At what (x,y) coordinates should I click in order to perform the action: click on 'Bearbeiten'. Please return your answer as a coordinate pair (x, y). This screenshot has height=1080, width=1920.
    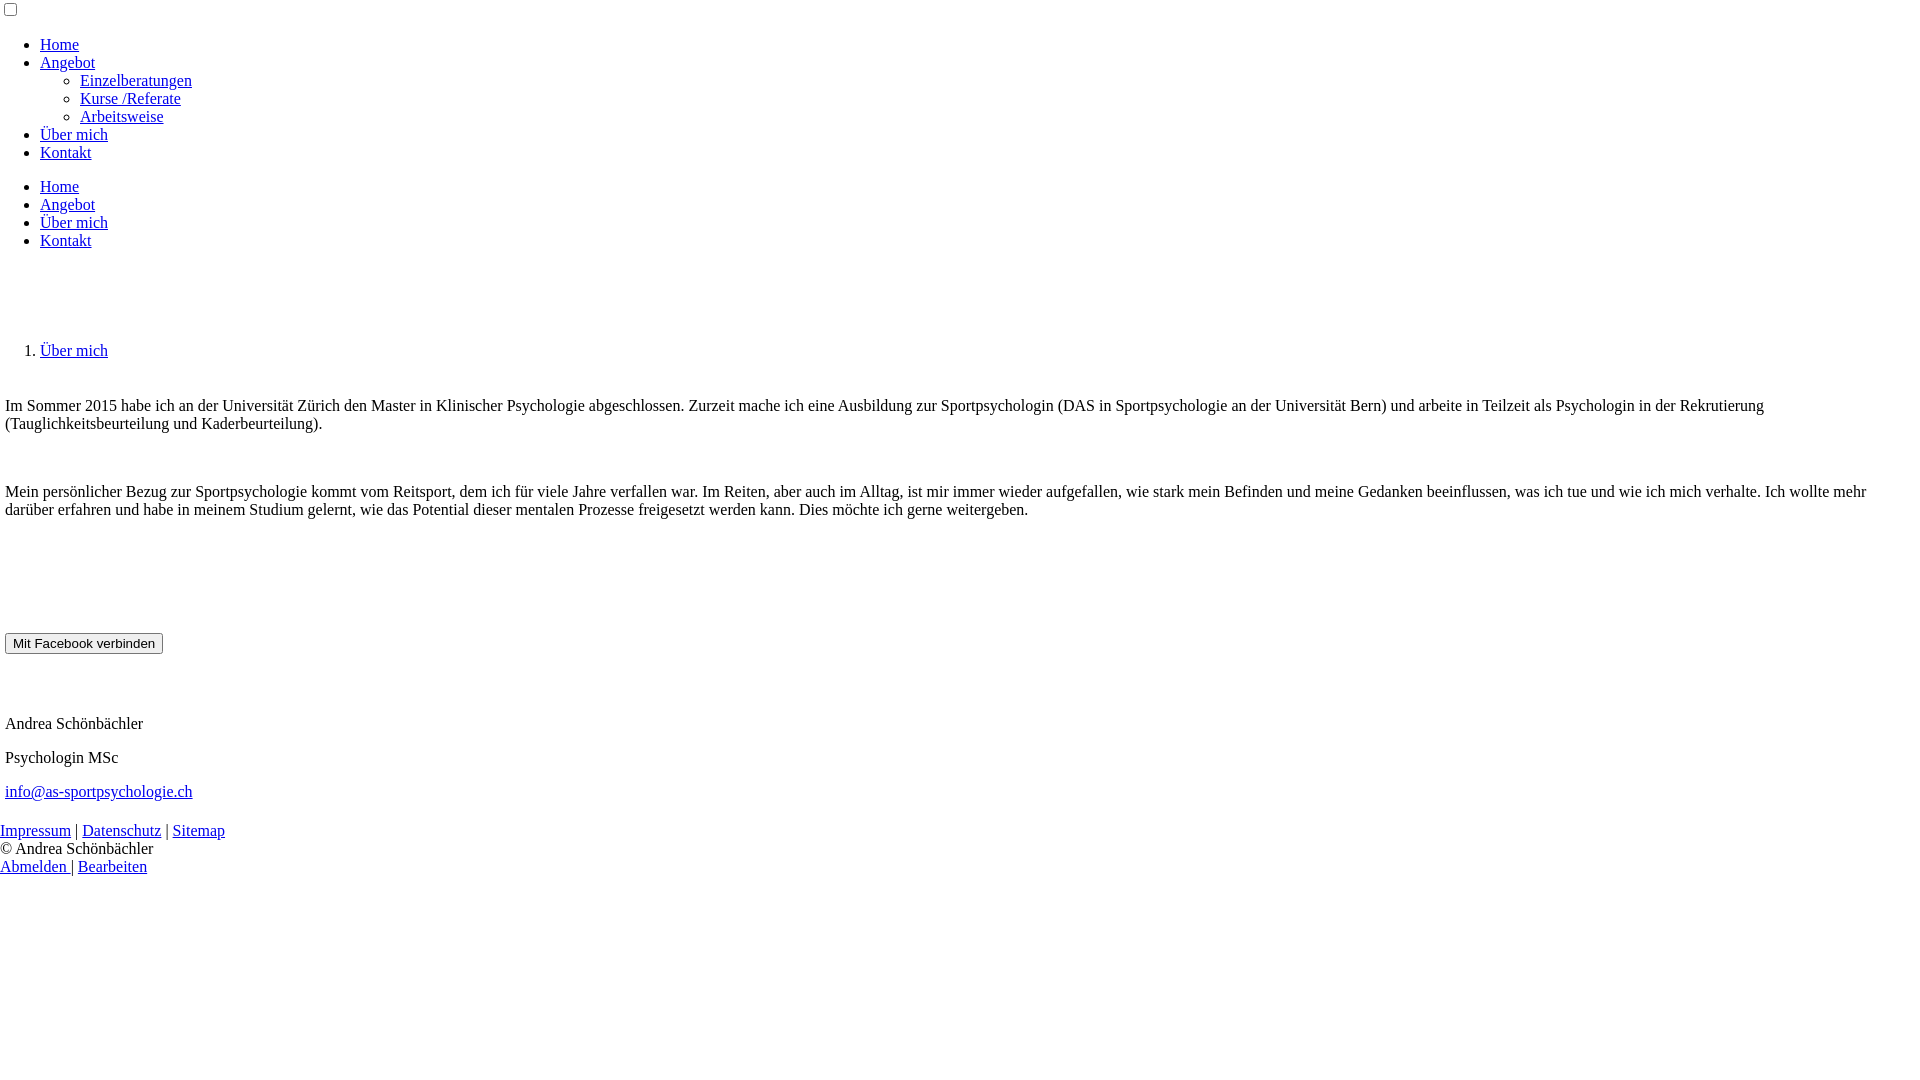
    Looking at the image, I should click on (77, 865).